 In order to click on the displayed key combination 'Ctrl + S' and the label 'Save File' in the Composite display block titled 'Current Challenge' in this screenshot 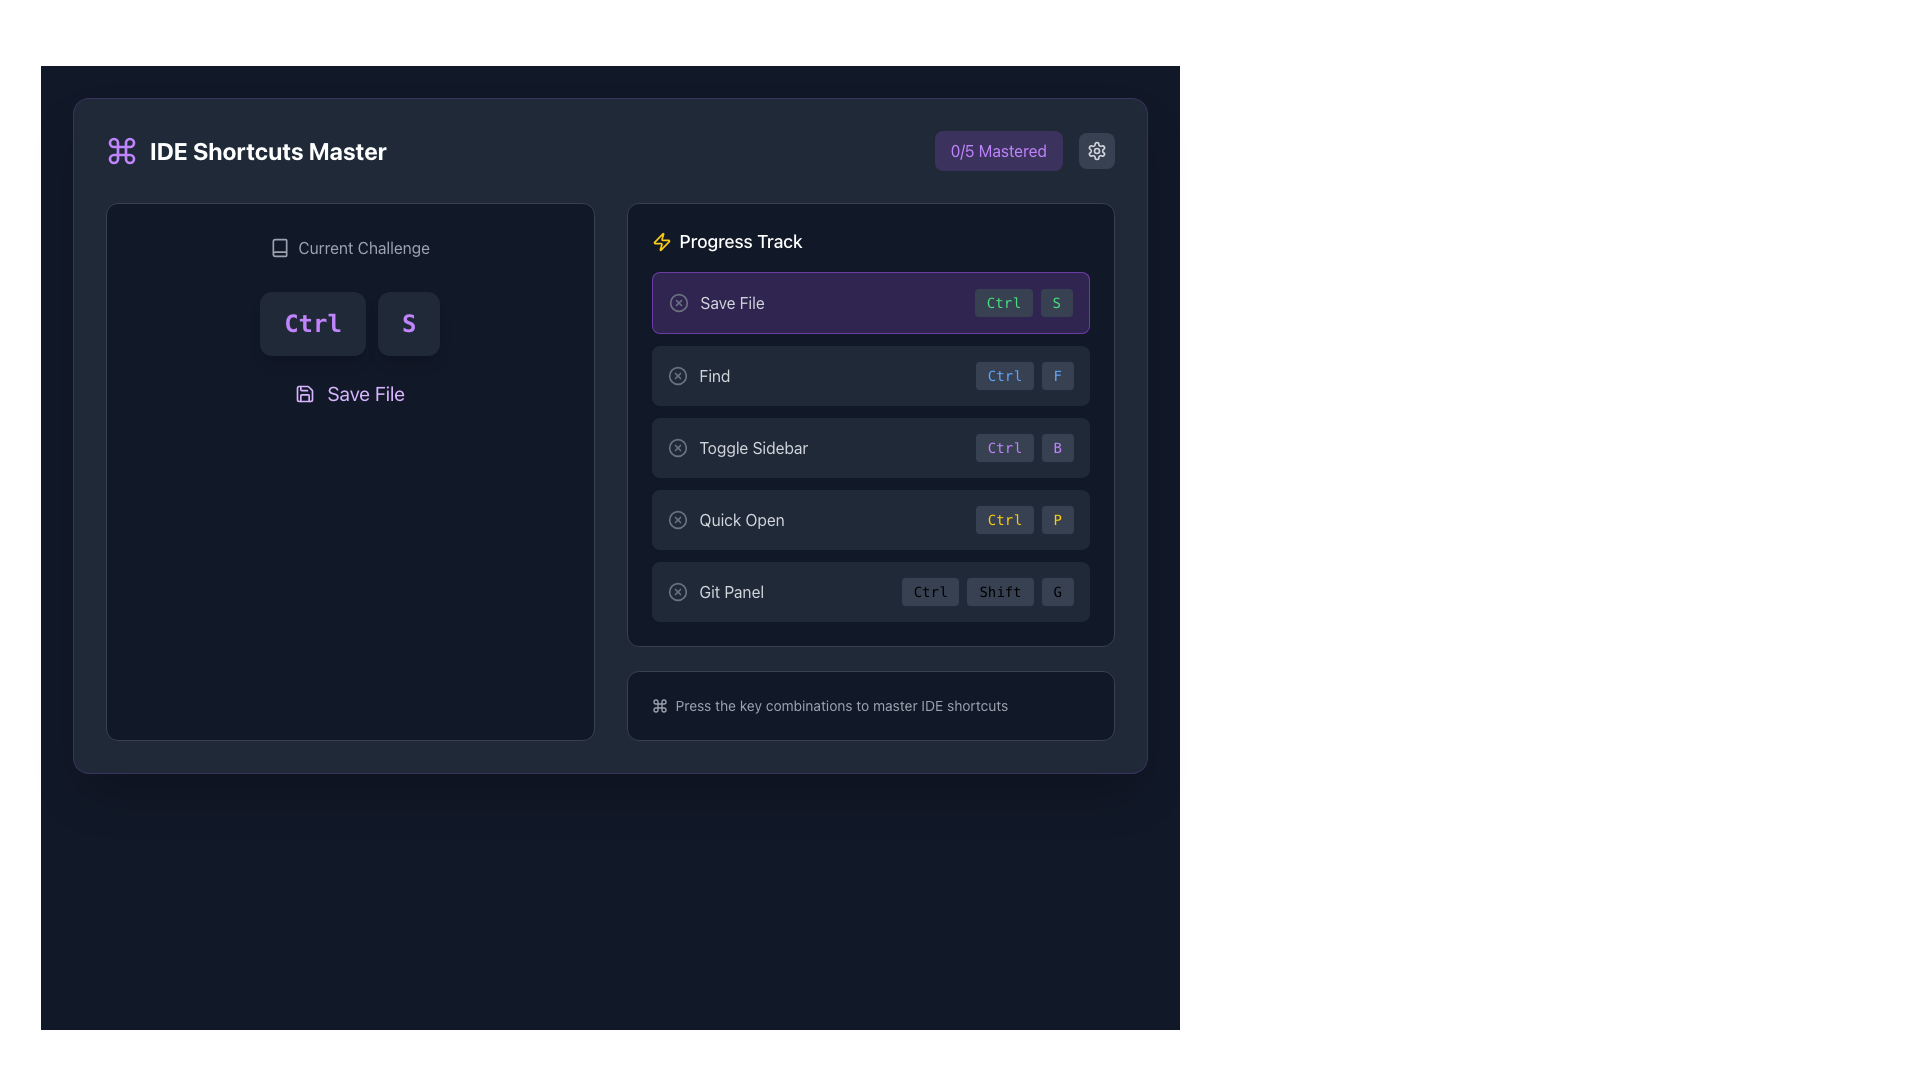, I will do `click(350, 320)`.